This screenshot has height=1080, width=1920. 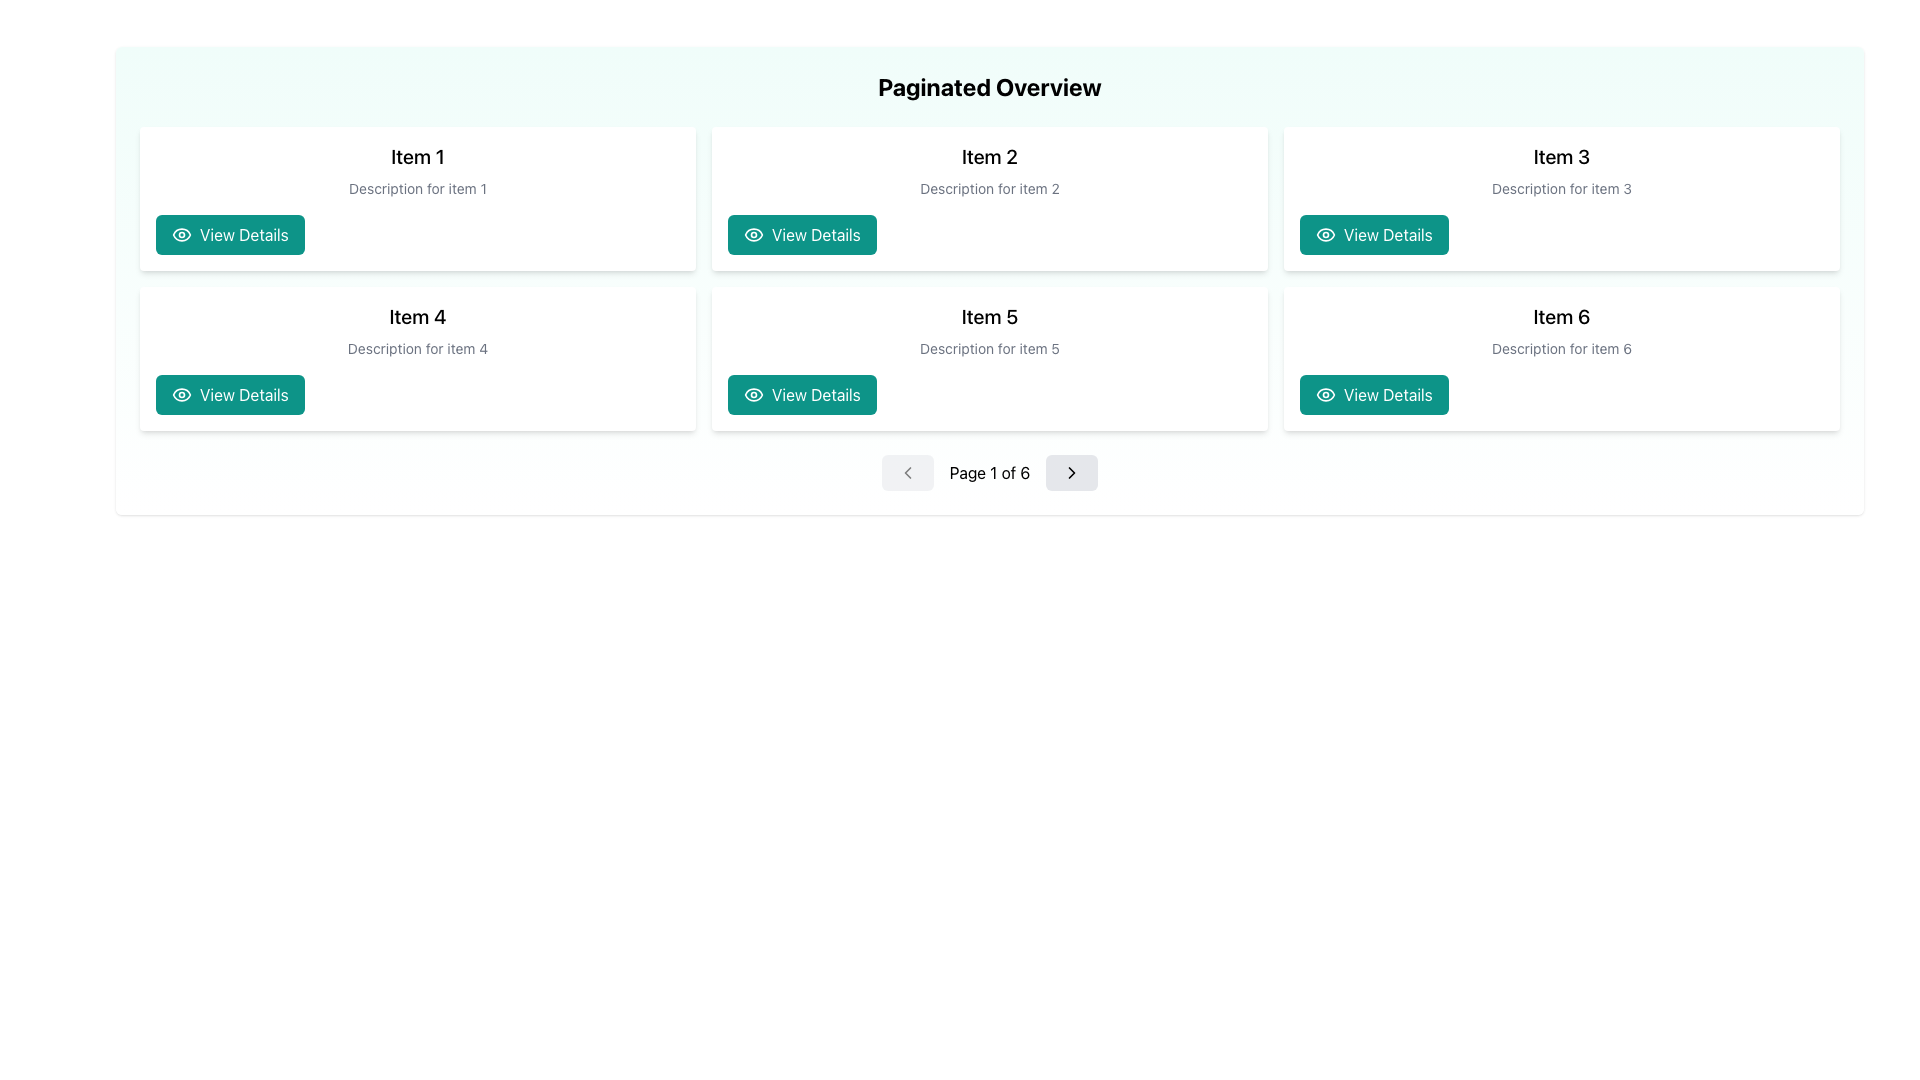 What do you see at coordinates (816, 394) in the screenshot?
I see `the button labeled 'Item 5'` at bounding box center [816, 394].